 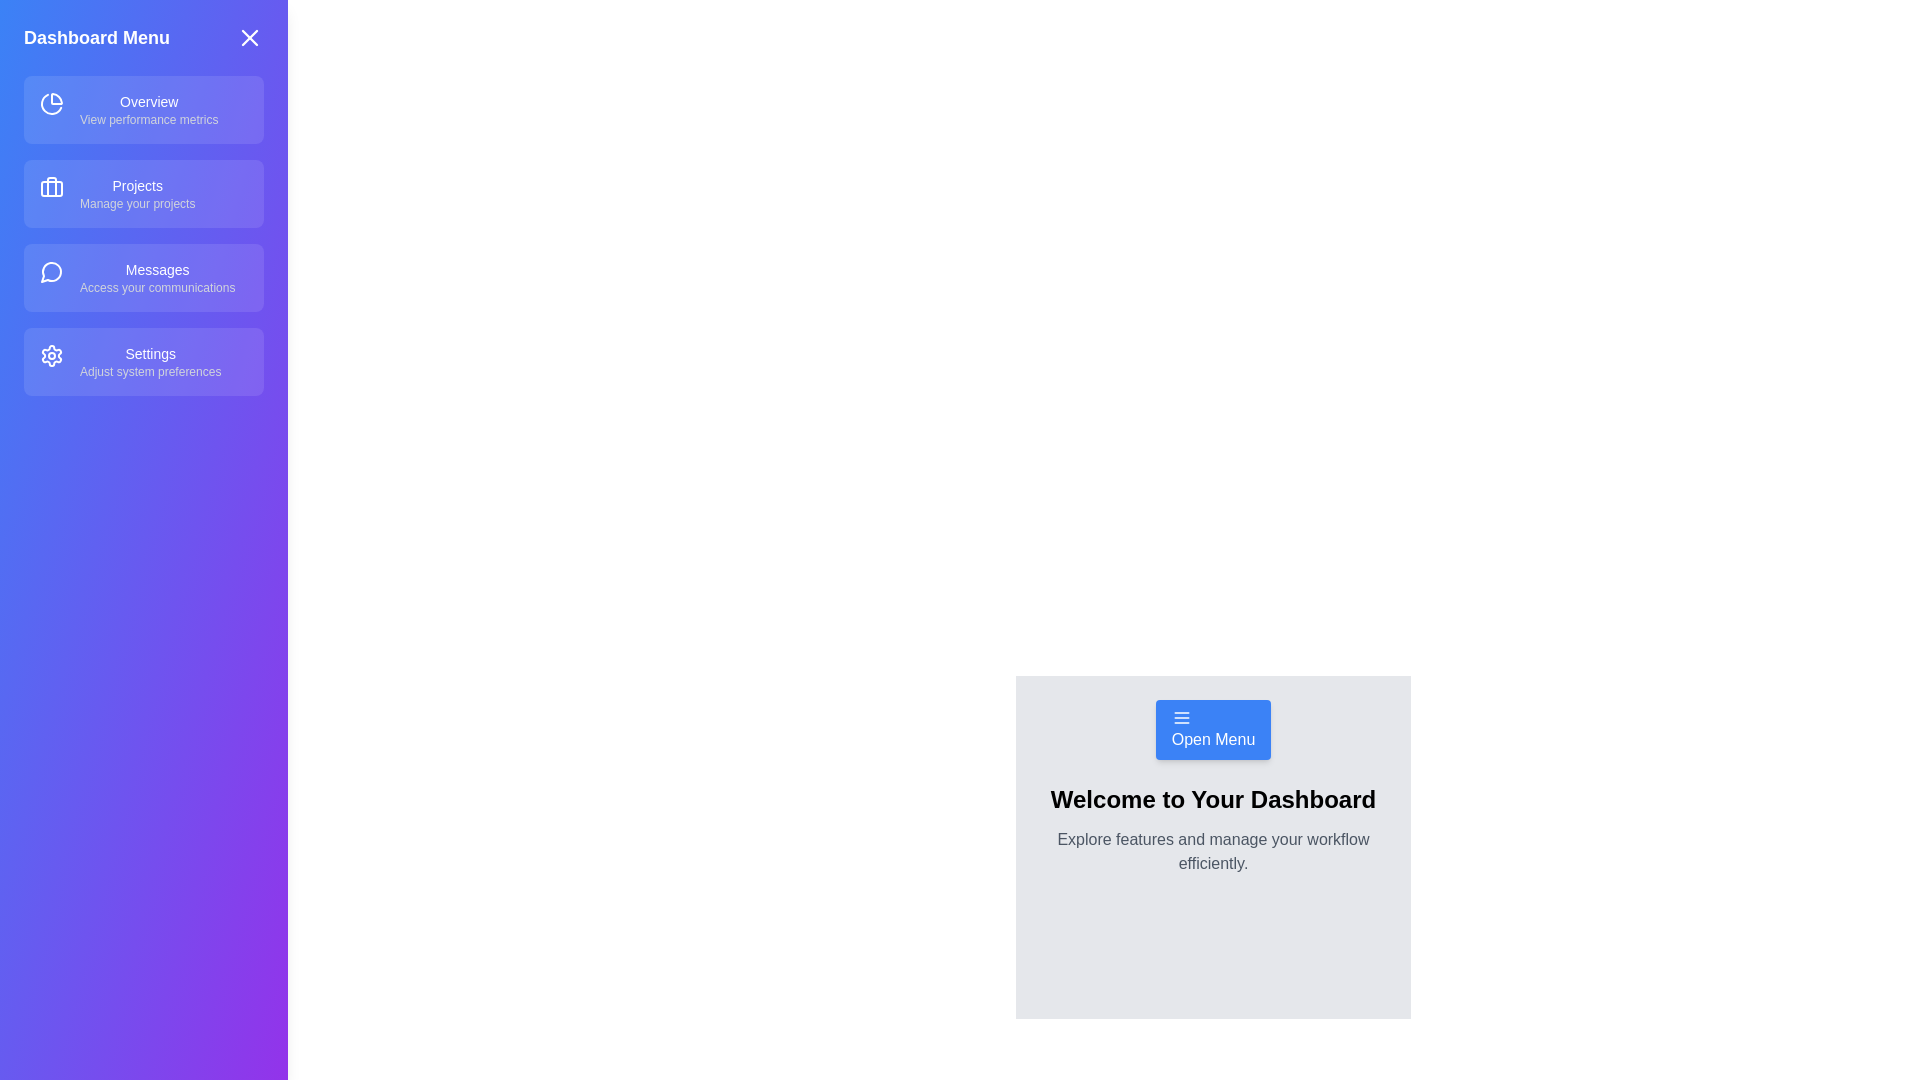 I want to click on the menu item Projects to observe visual feedback, so click(x=143, y=193).